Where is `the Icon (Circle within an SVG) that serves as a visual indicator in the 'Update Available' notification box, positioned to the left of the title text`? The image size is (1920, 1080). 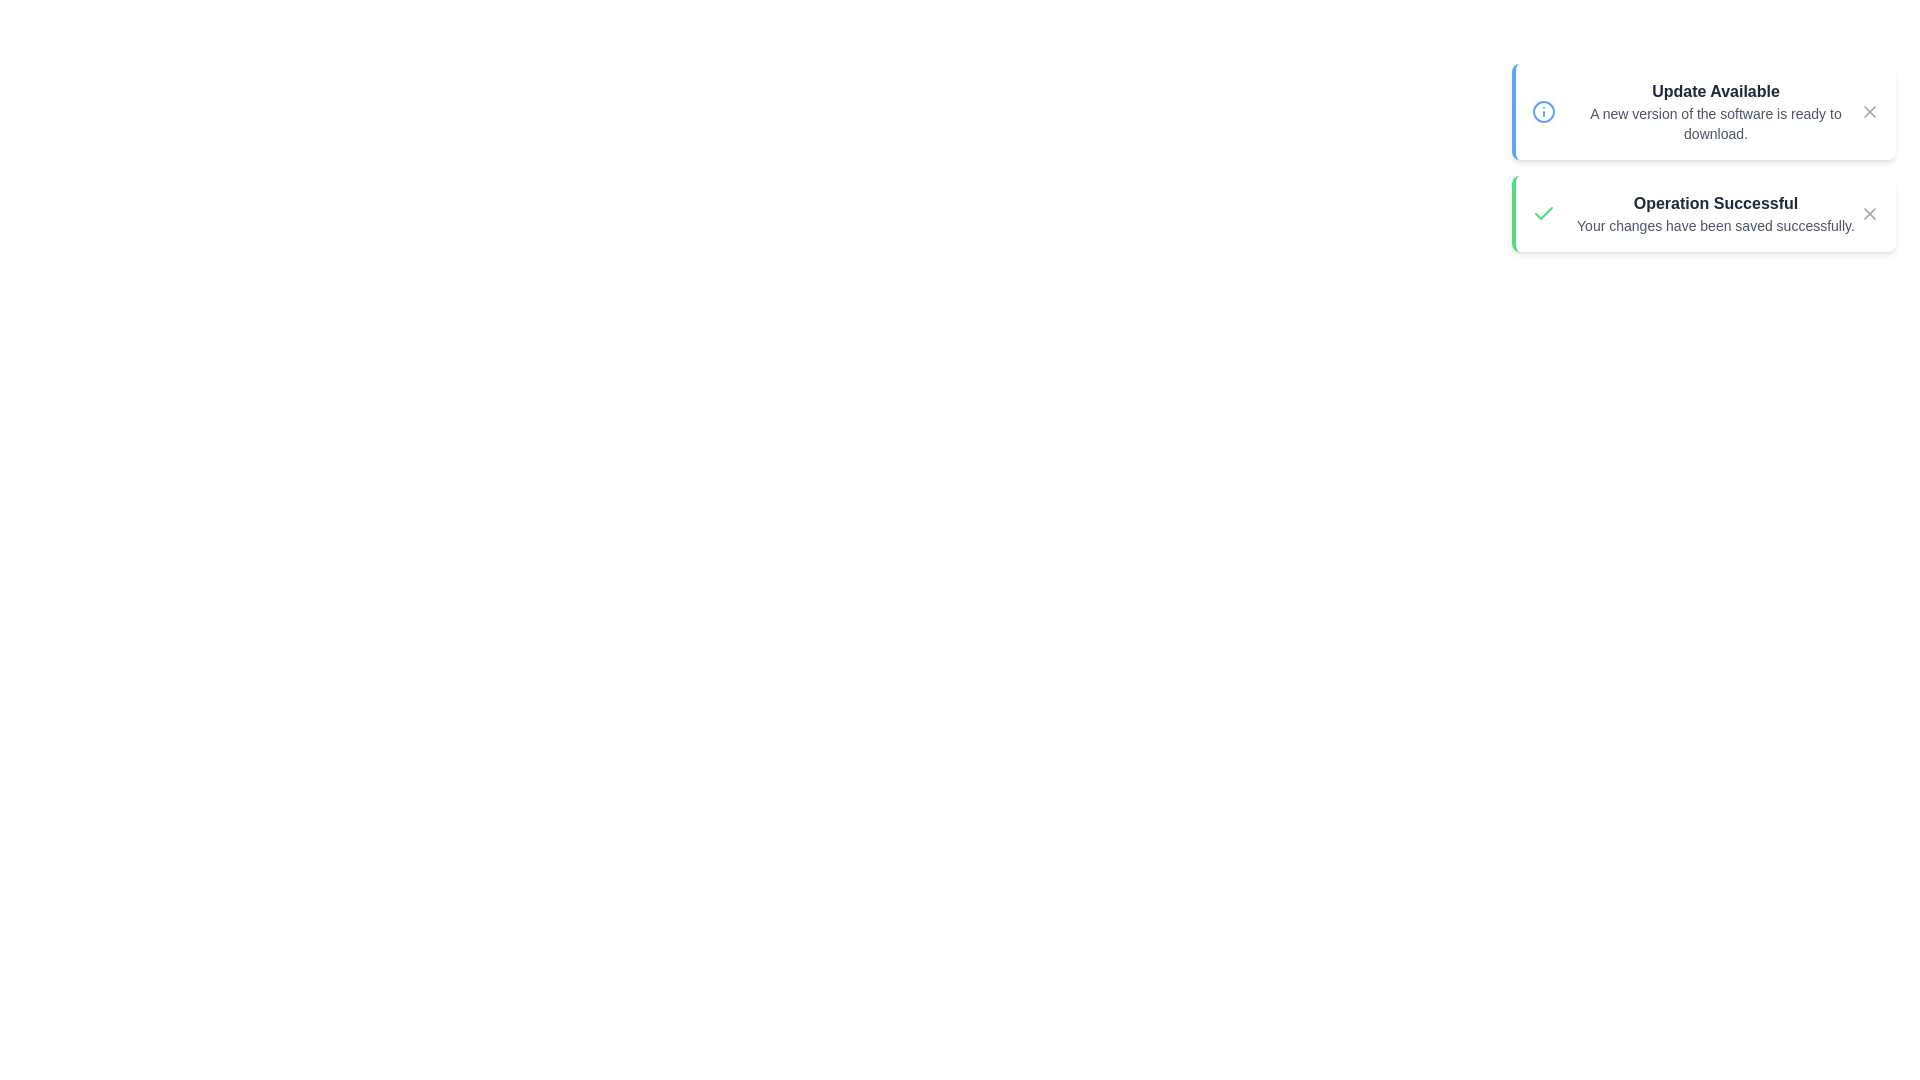 the Icon (Circle within an SVG) that serves as a visual indicator in the 'Update Available' notification box, positioned to the left of the title text is located at coordinates (1543, 111).